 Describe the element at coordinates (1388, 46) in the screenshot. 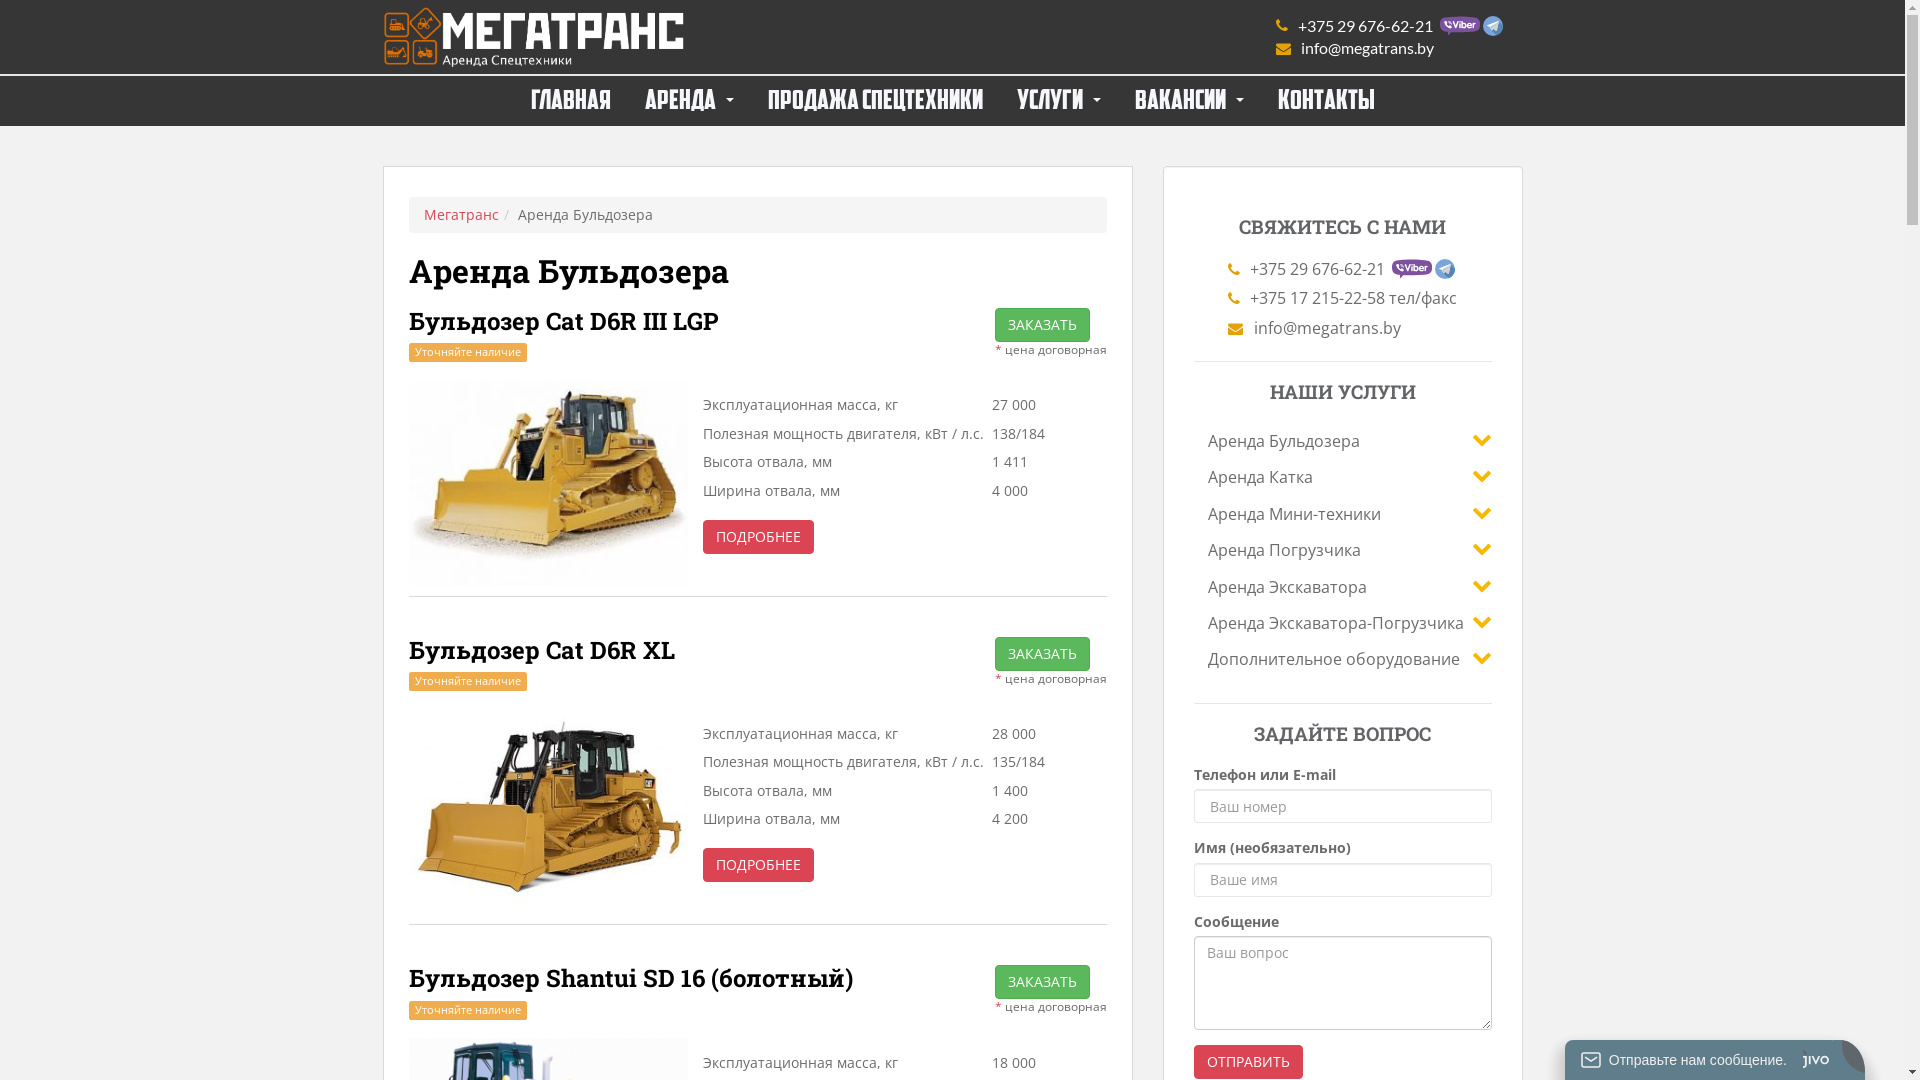

I see `'info@megatrans.by'` at that location.